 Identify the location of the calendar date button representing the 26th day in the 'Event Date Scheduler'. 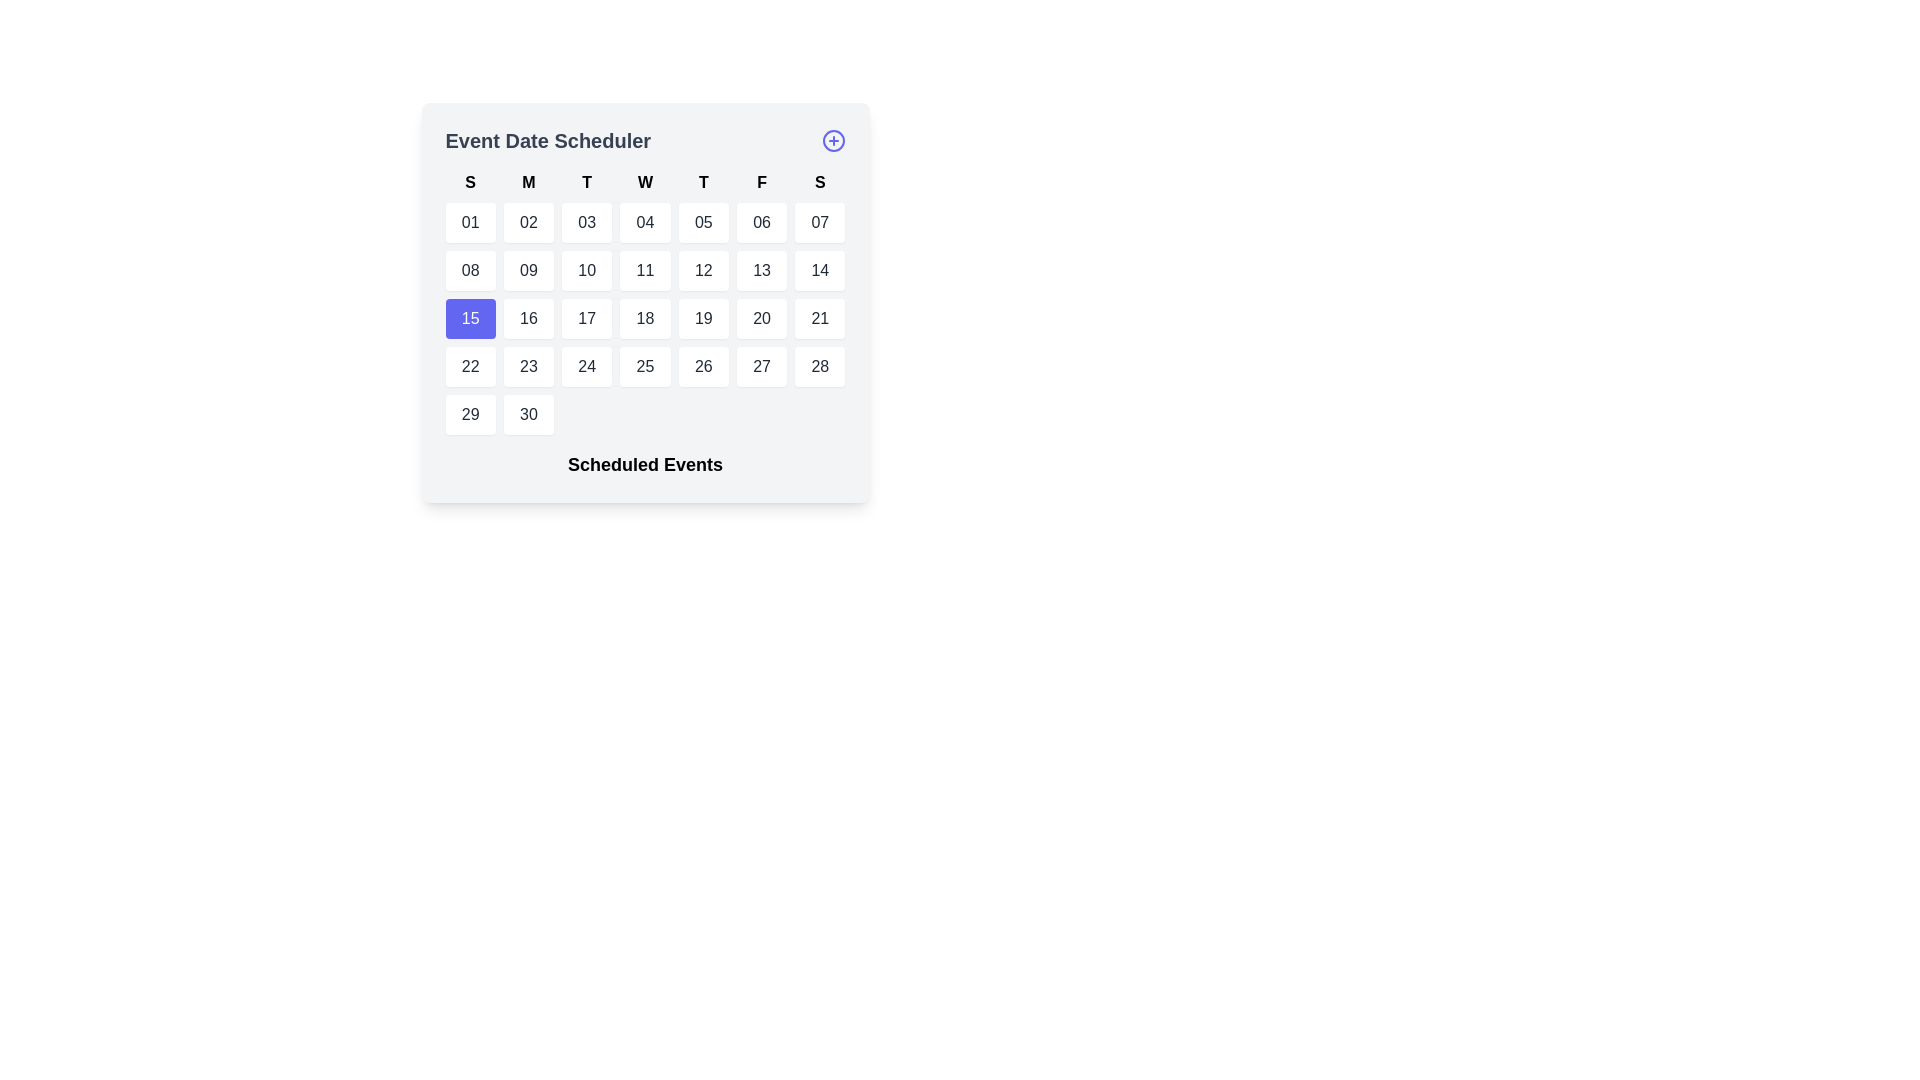
(703, 366).